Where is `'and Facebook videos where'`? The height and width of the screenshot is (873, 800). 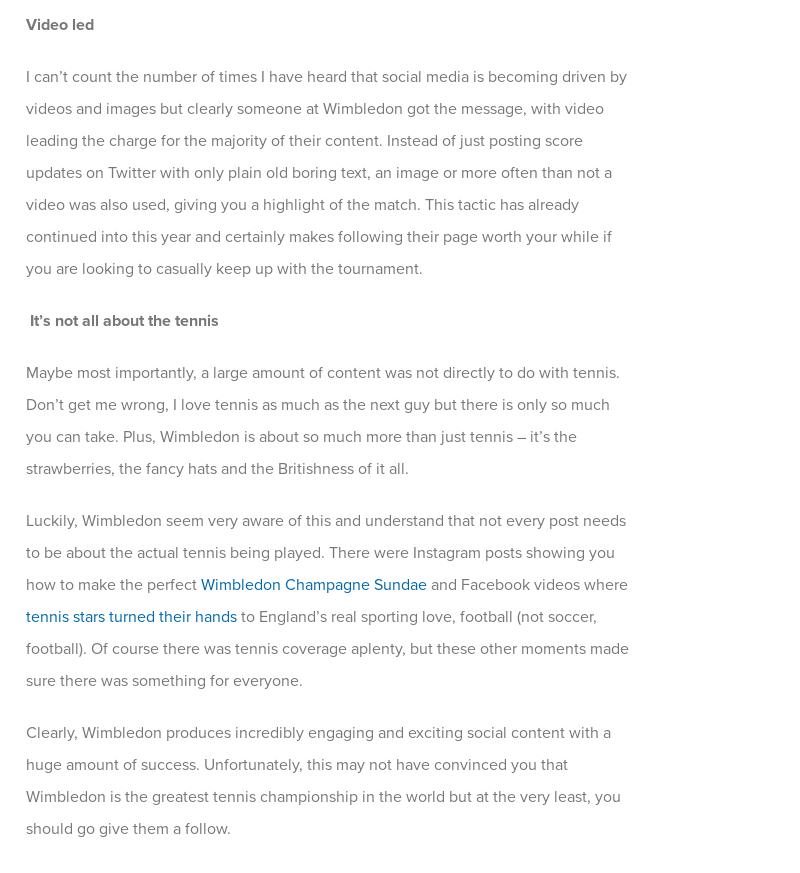
'and Facebook videos where' is located at coordinates (426, 583).